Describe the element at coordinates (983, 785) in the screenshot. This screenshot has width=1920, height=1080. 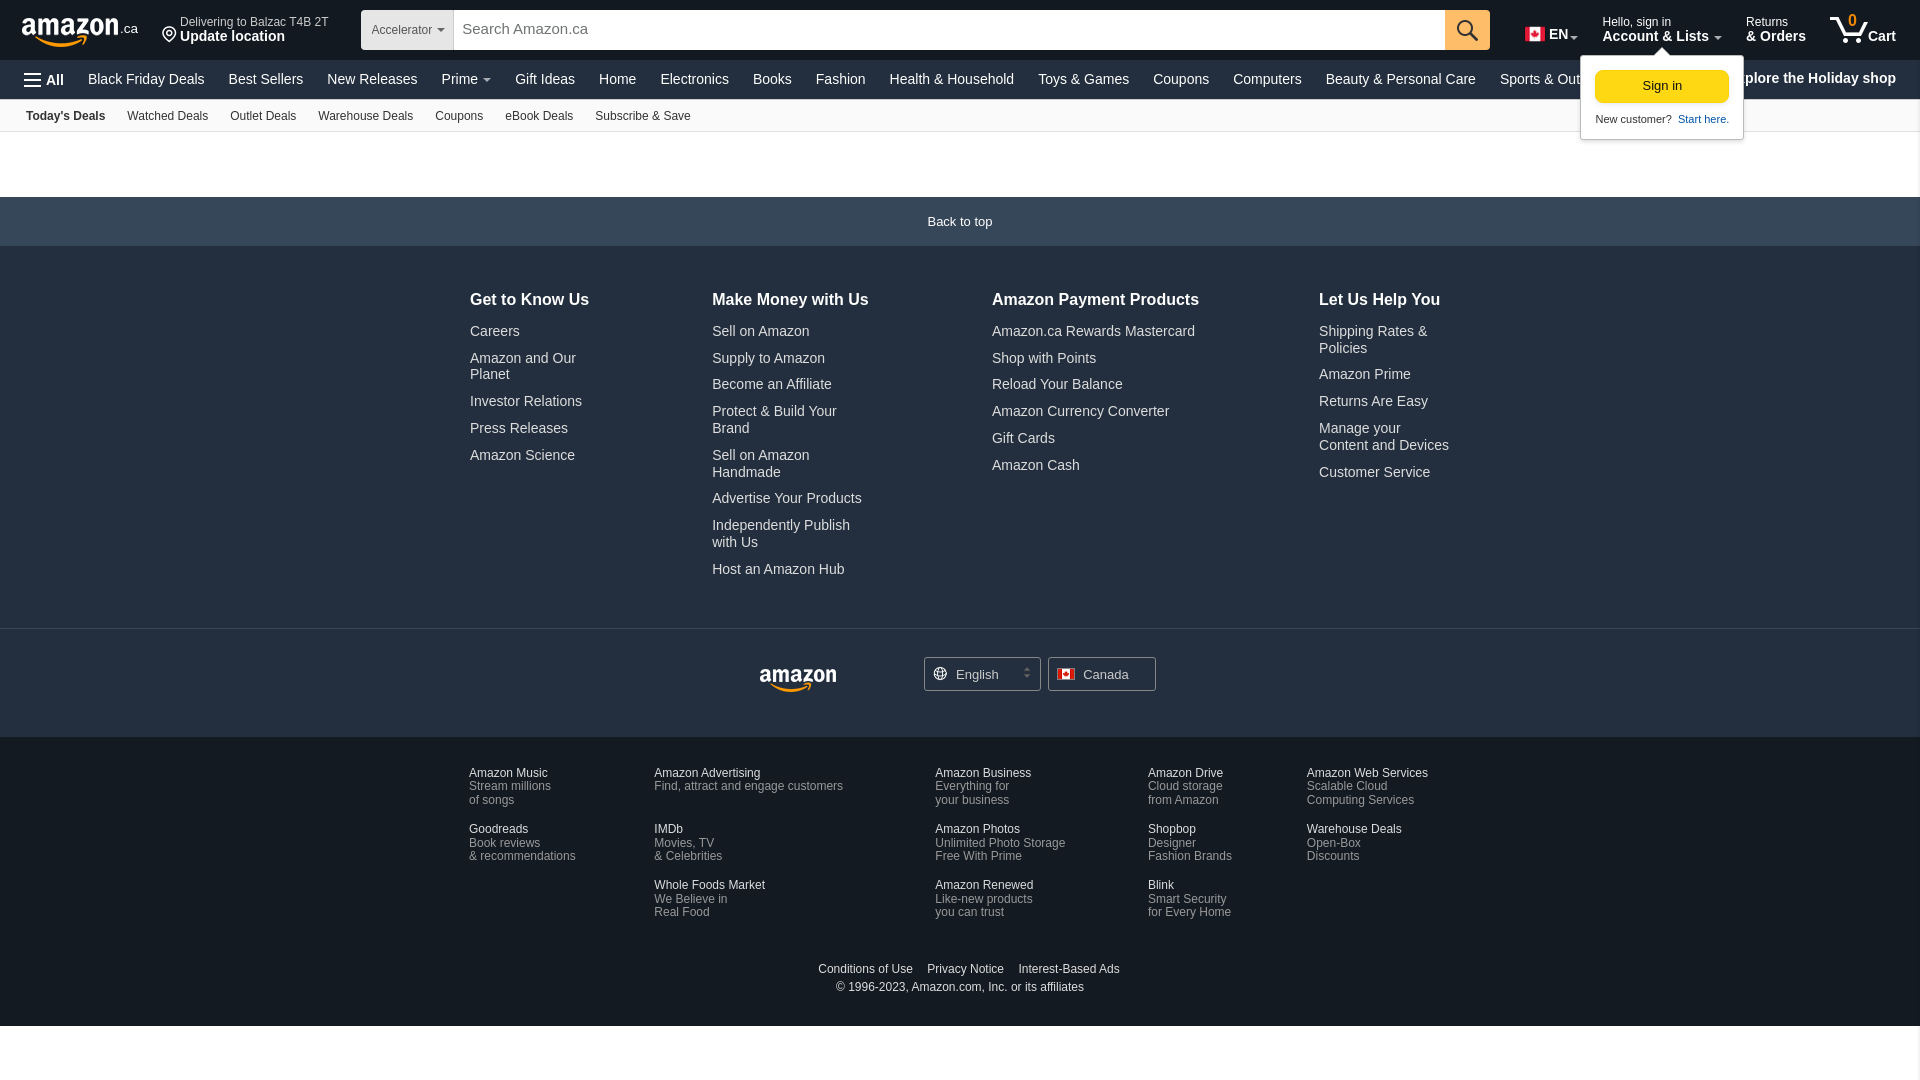
I see `'Amazon Business` at that location.